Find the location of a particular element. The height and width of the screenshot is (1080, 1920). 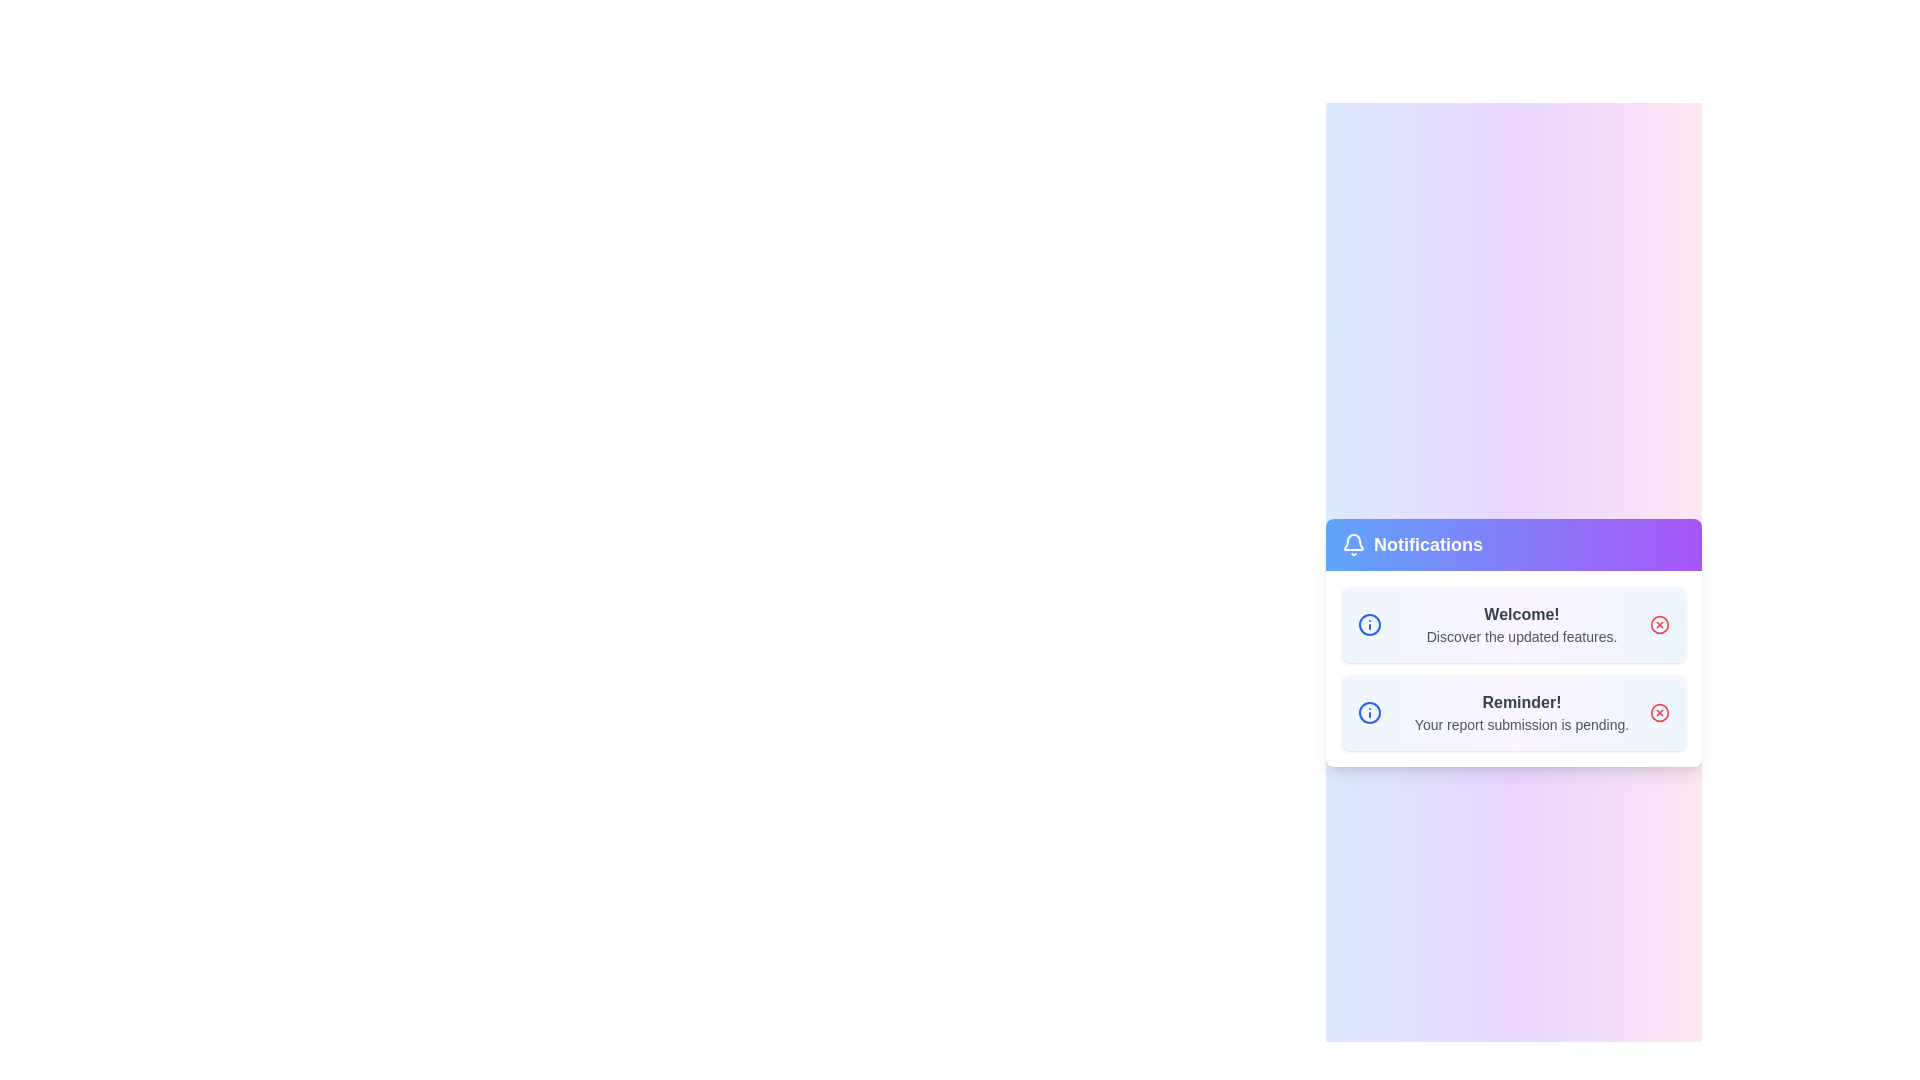

textual information displayed in the light gray font that says 'Your report submission is pending.' located directly beneath the bold headline 'Reminder!' in the notification card is located at coordinates (1520, 725).